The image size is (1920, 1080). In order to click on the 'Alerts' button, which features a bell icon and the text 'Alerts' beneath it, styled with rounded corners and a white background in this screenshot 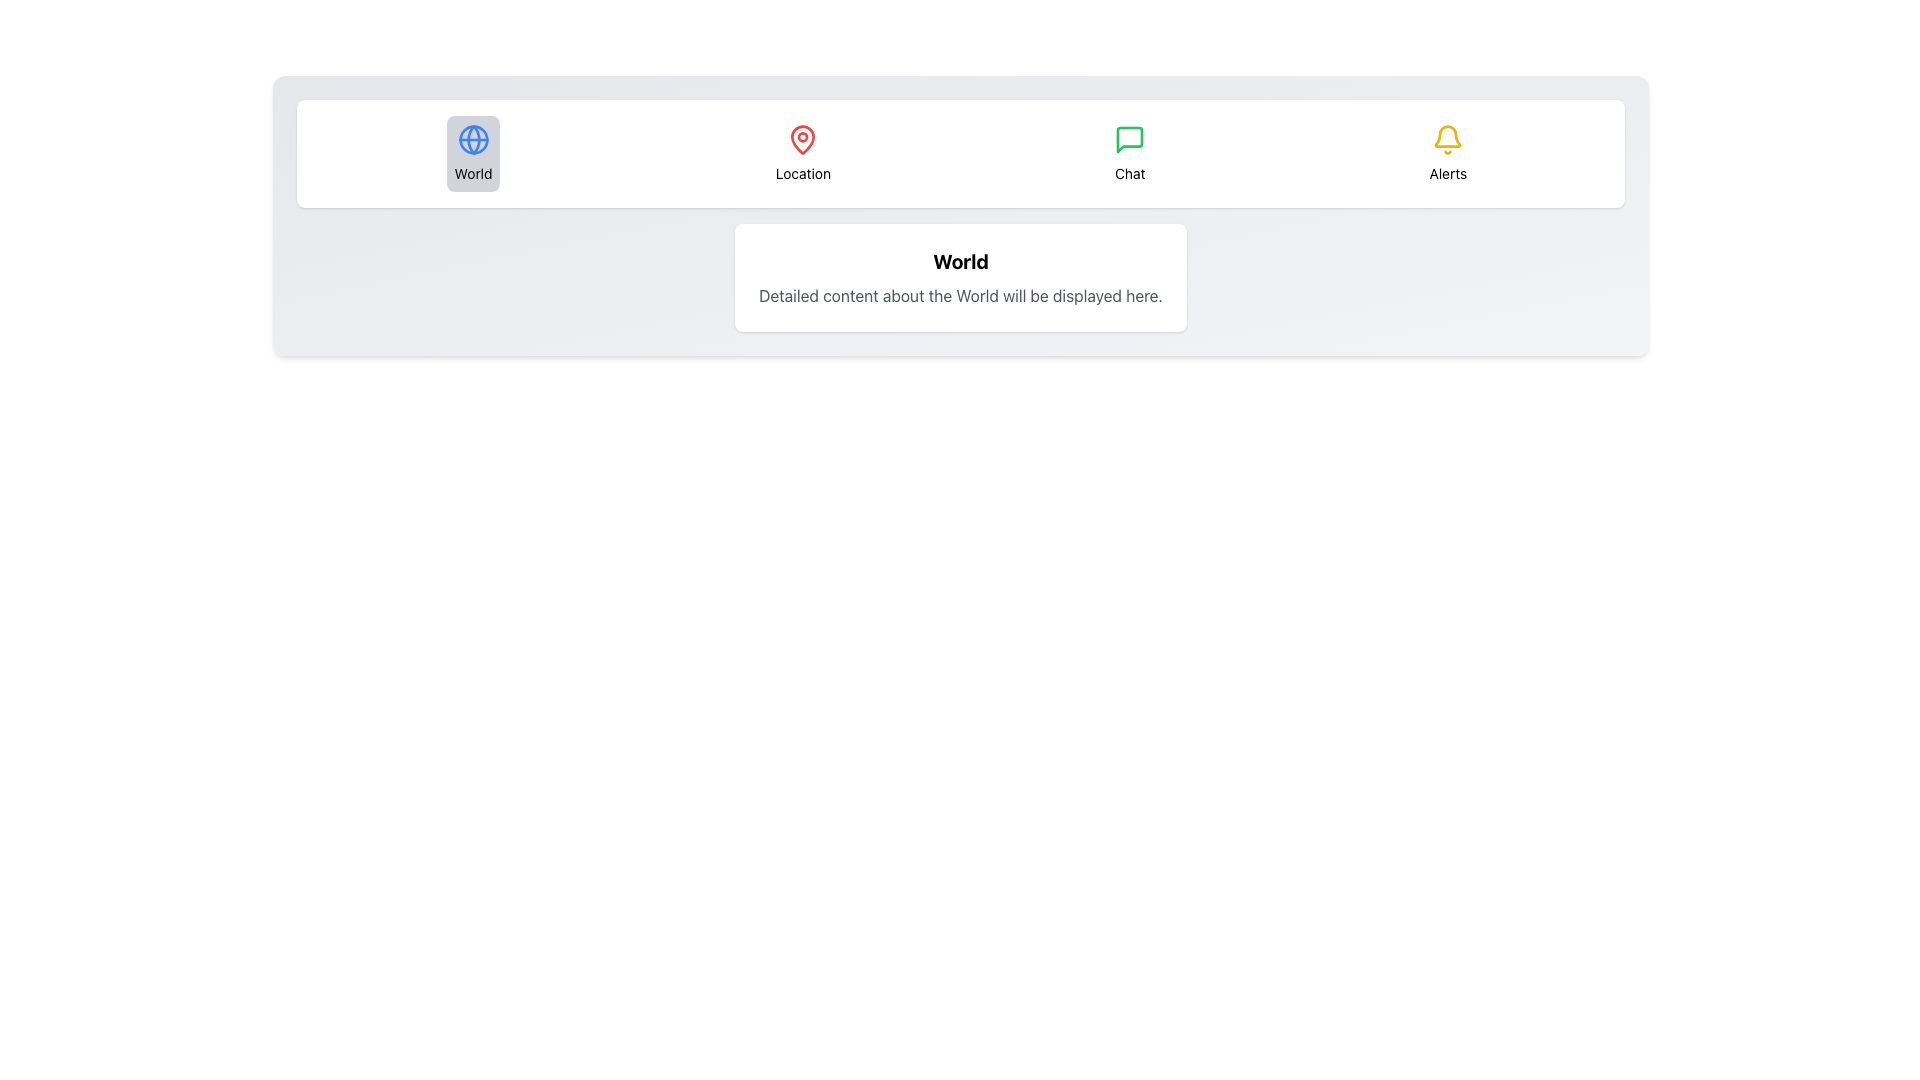, I will do `click(1448, 153)`.